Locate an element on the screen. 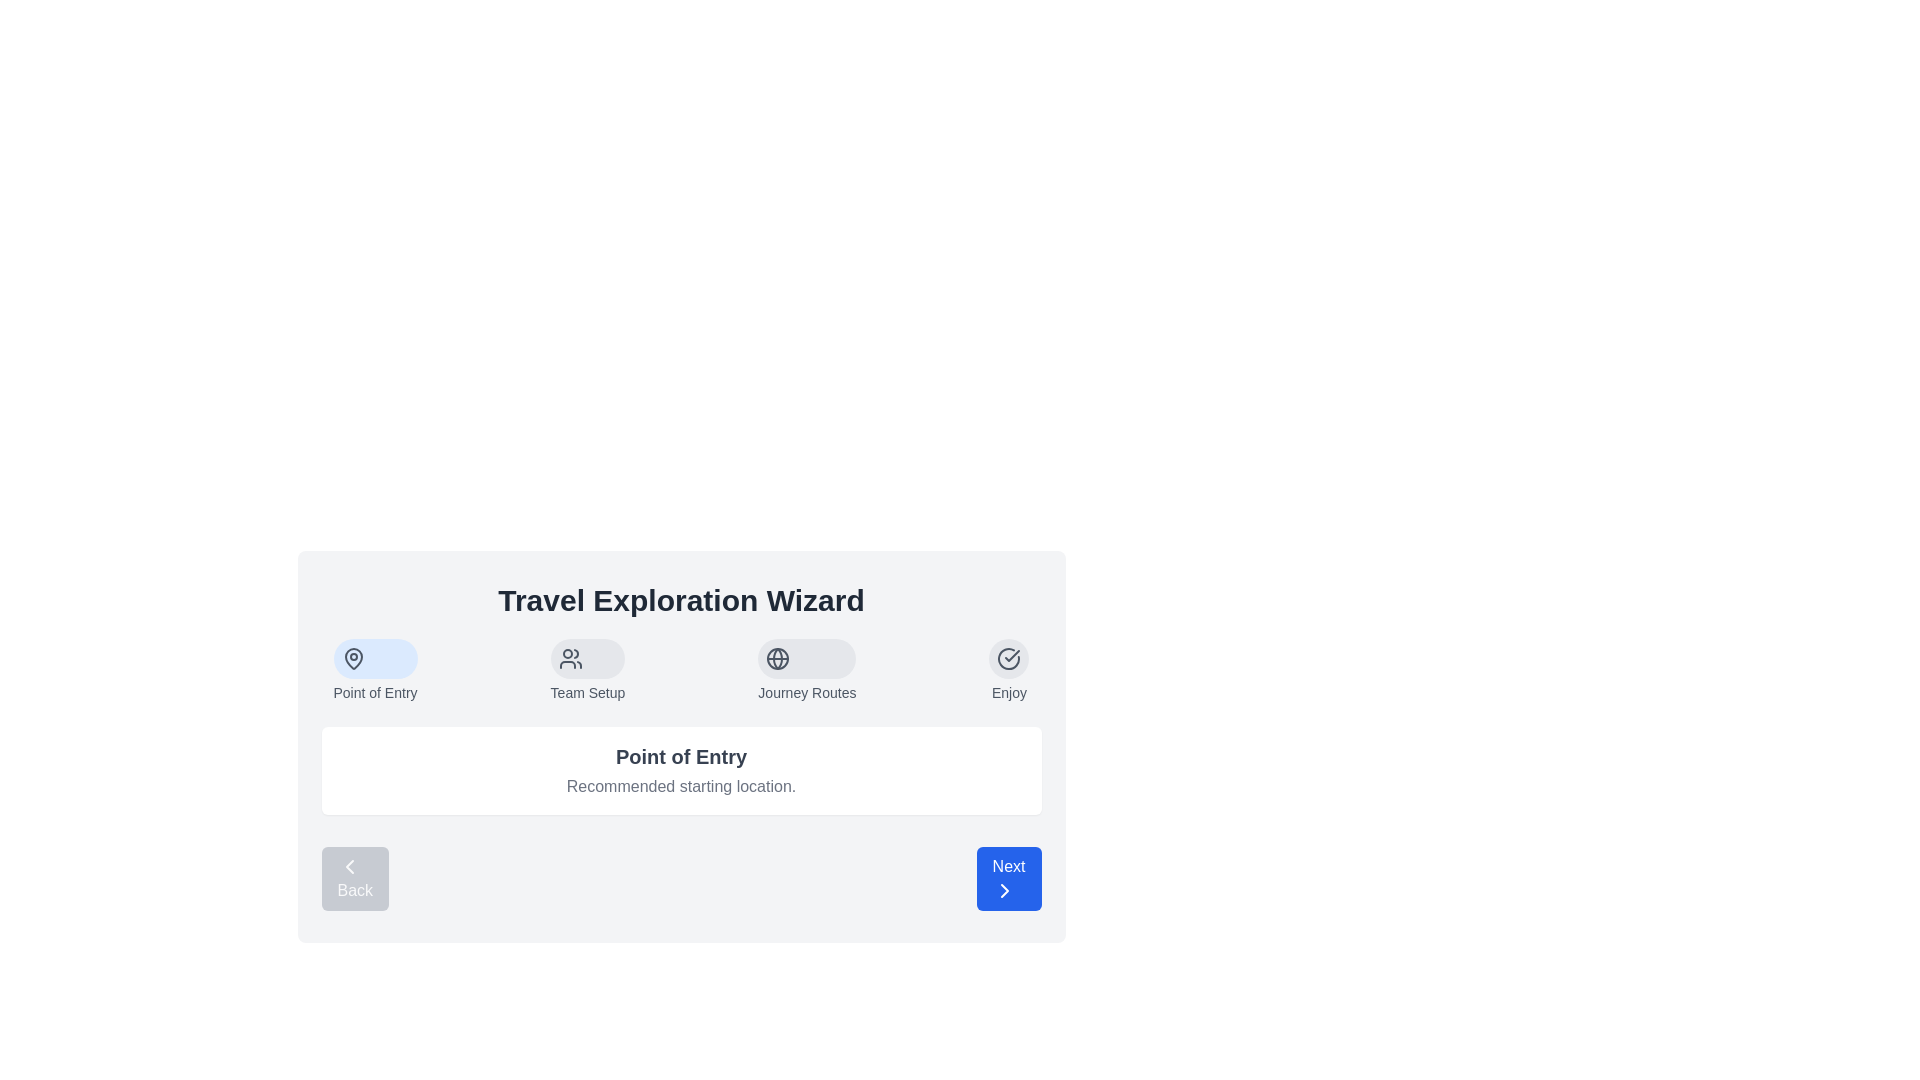 The height and width of the screenshot is (1080, 1920). a section of the navigation bar located beneath the 'Travel Exploration Wizard' title is located at coordinates (681, 671).